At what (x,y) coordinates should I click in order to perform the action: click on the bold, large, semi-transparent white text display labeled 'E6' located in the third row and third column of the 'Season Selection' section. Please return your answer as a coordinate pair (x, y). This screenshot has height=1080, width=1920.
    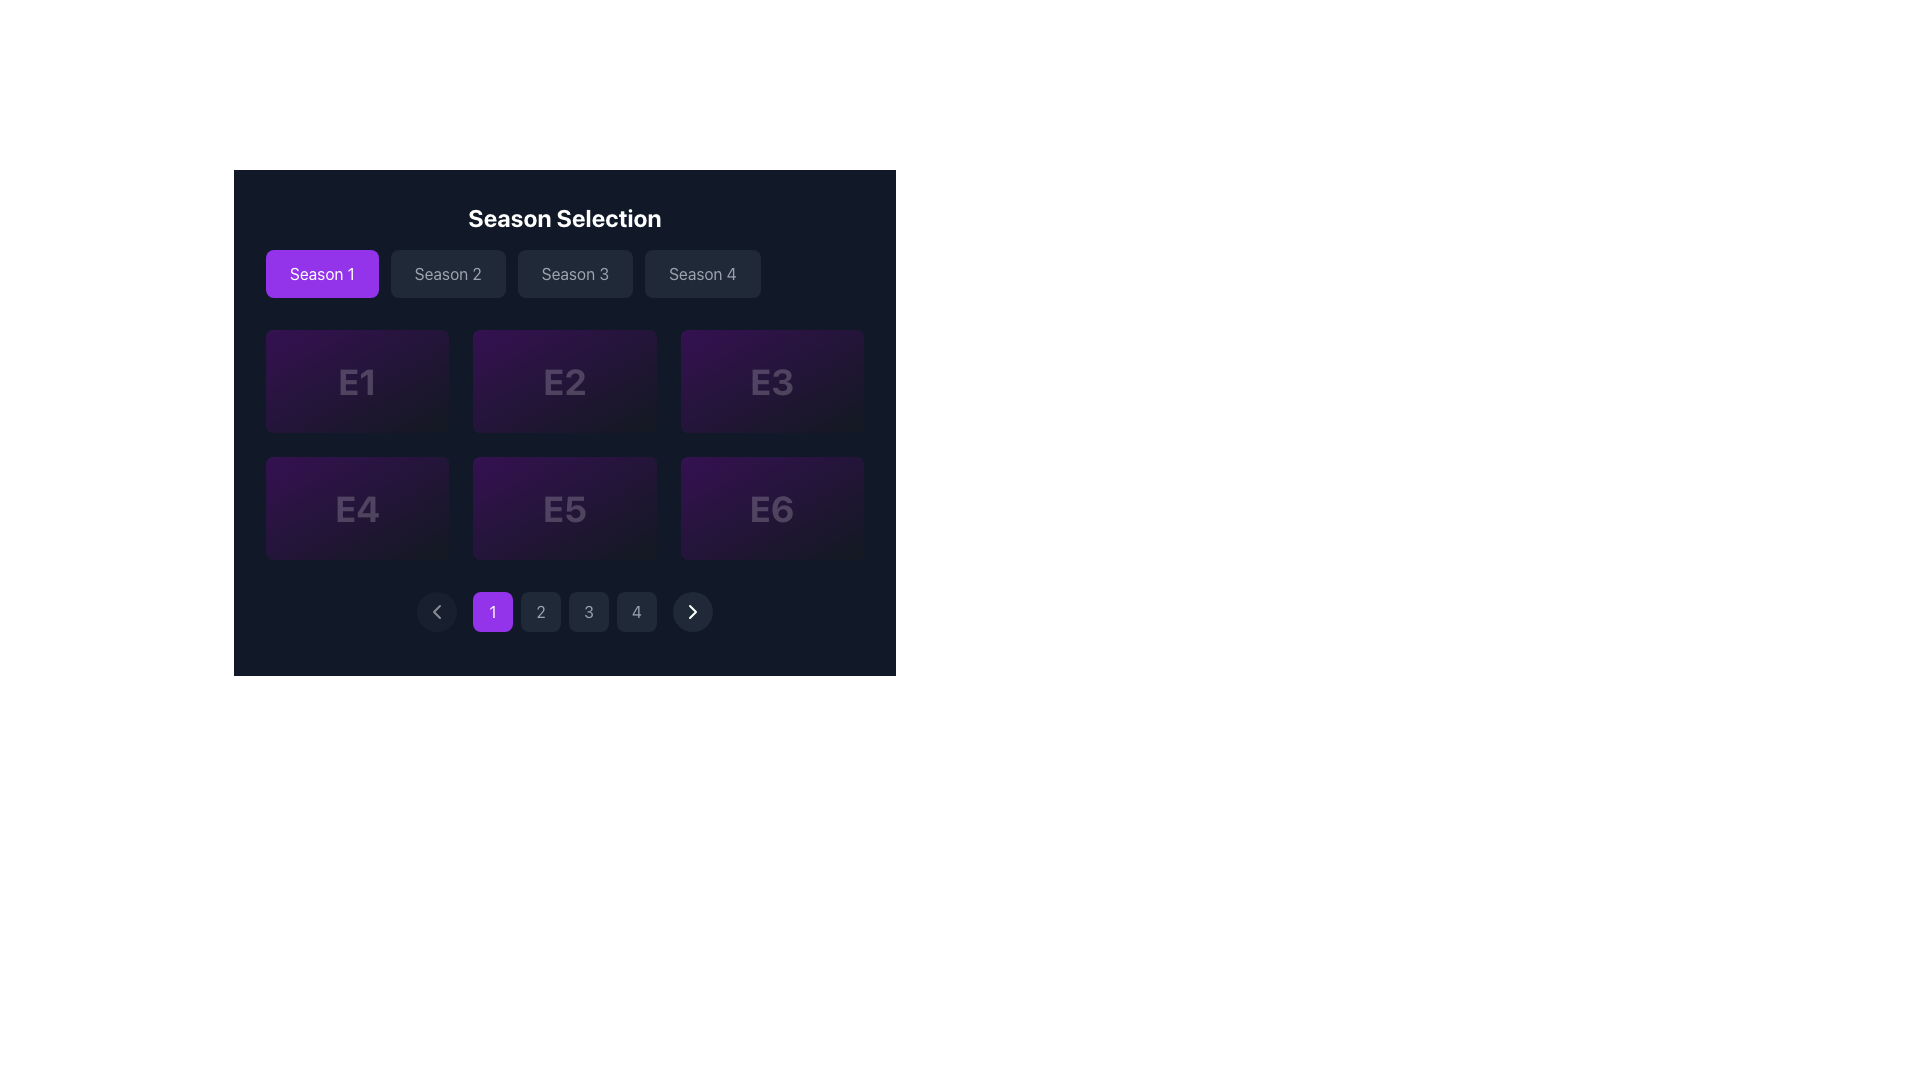
    Looking at the image, I should click on (771, 507).